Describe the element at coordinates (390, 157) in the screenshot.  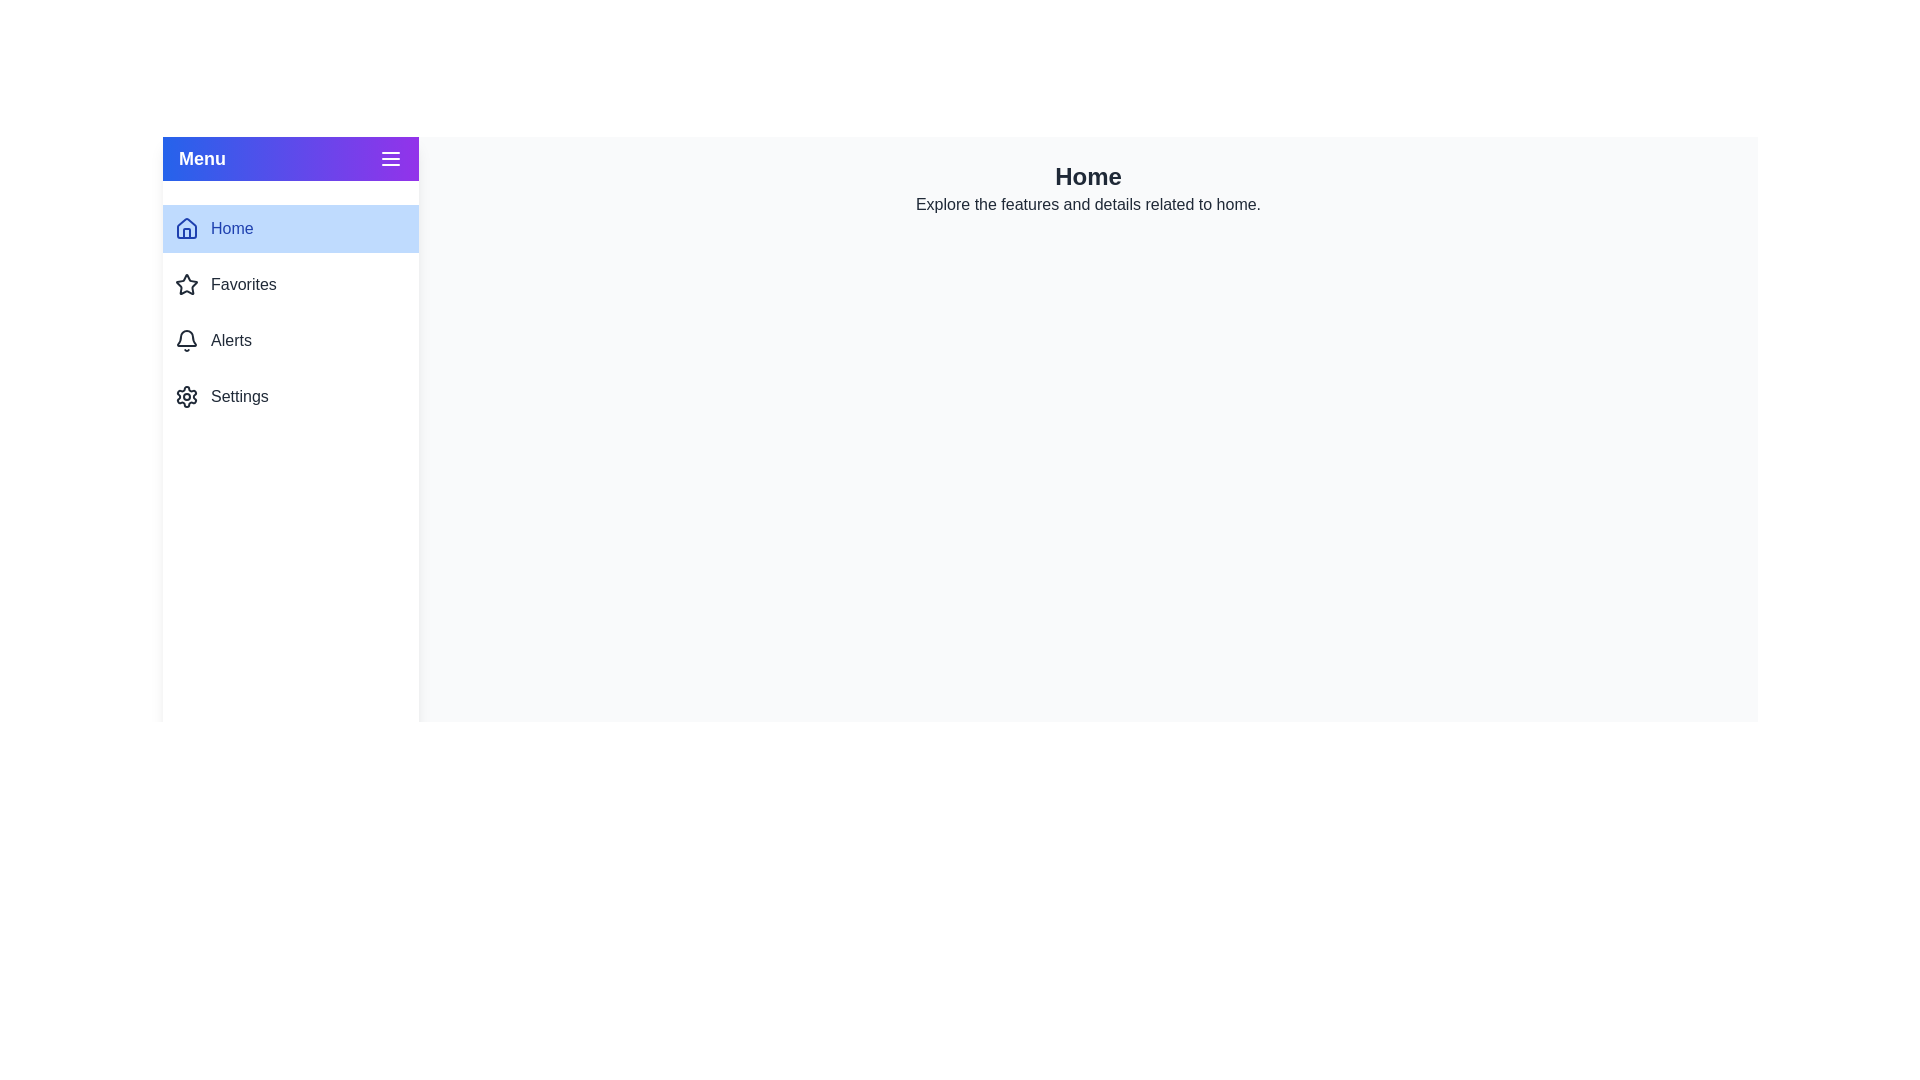
I see `the icon button with three horizontal lines located at the far right side of the header bar` at that location.